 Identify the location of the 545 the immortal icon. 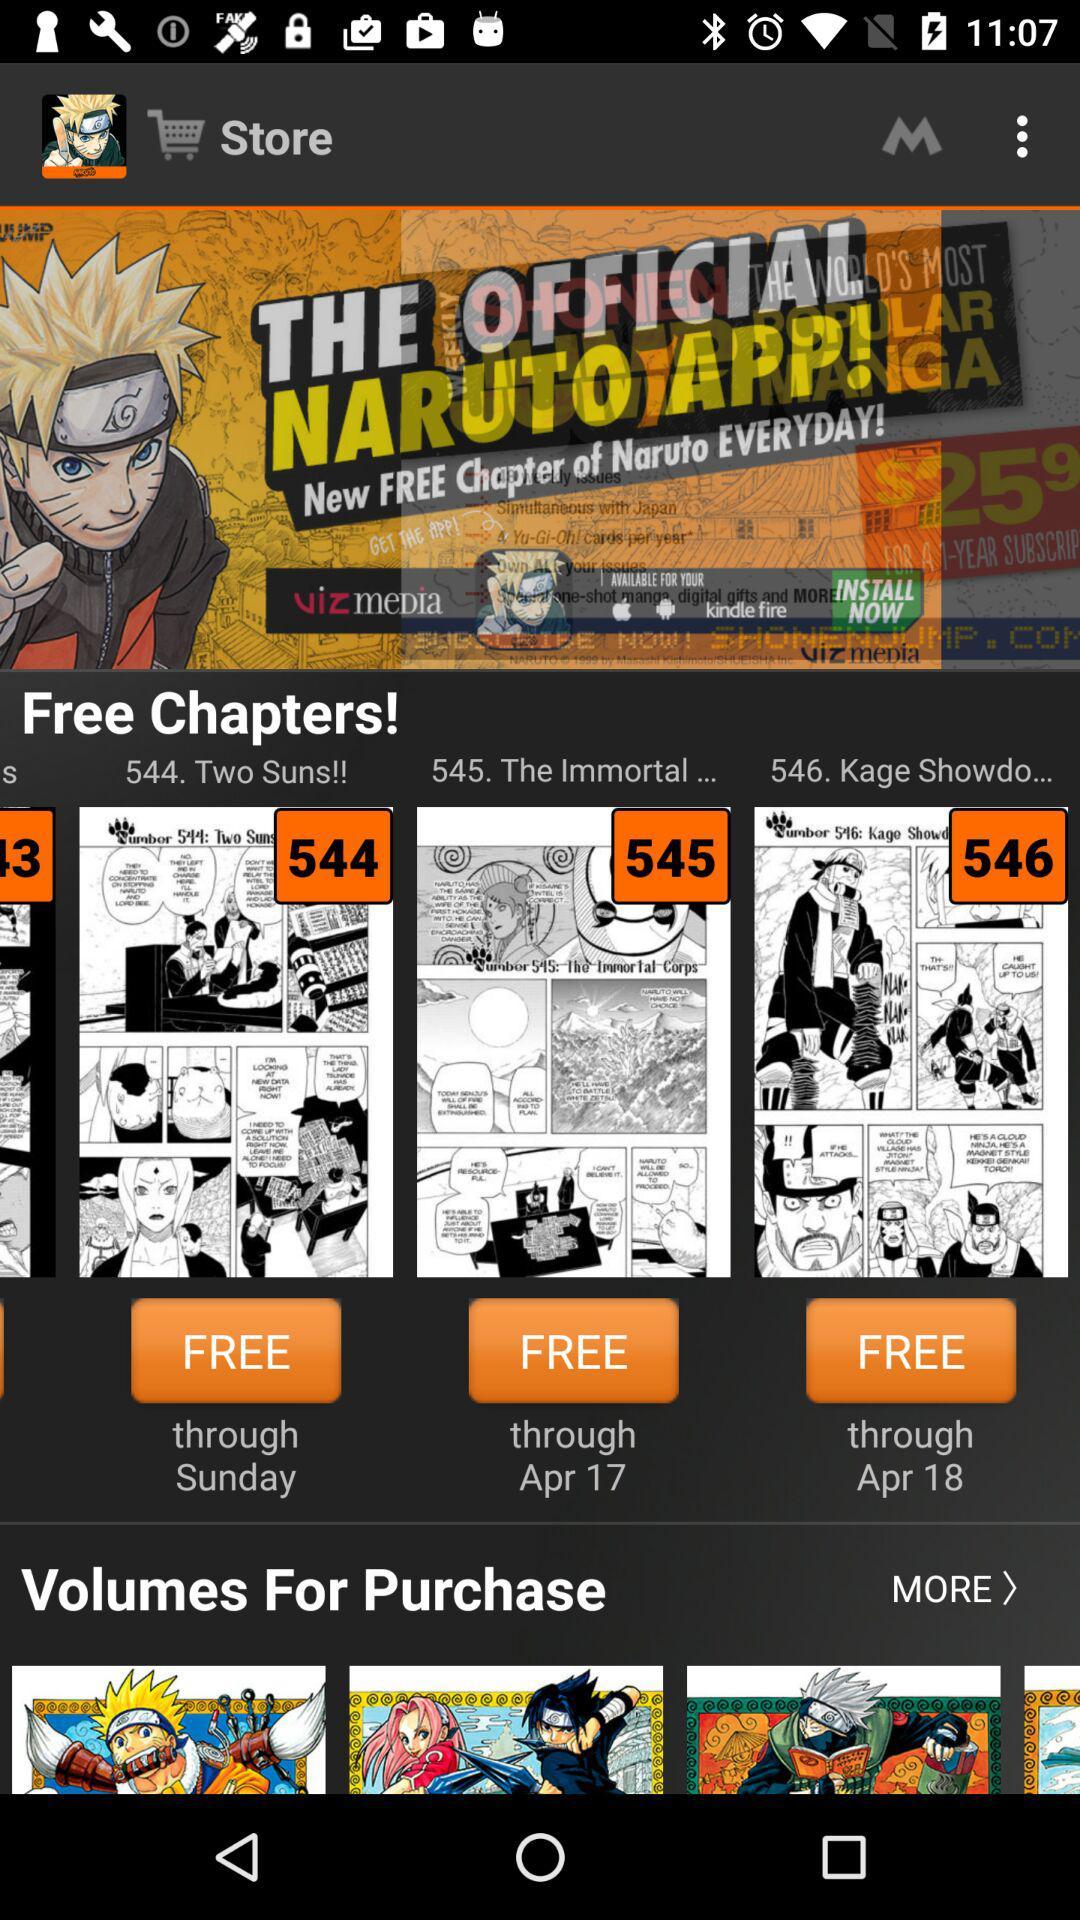
(573, 769).